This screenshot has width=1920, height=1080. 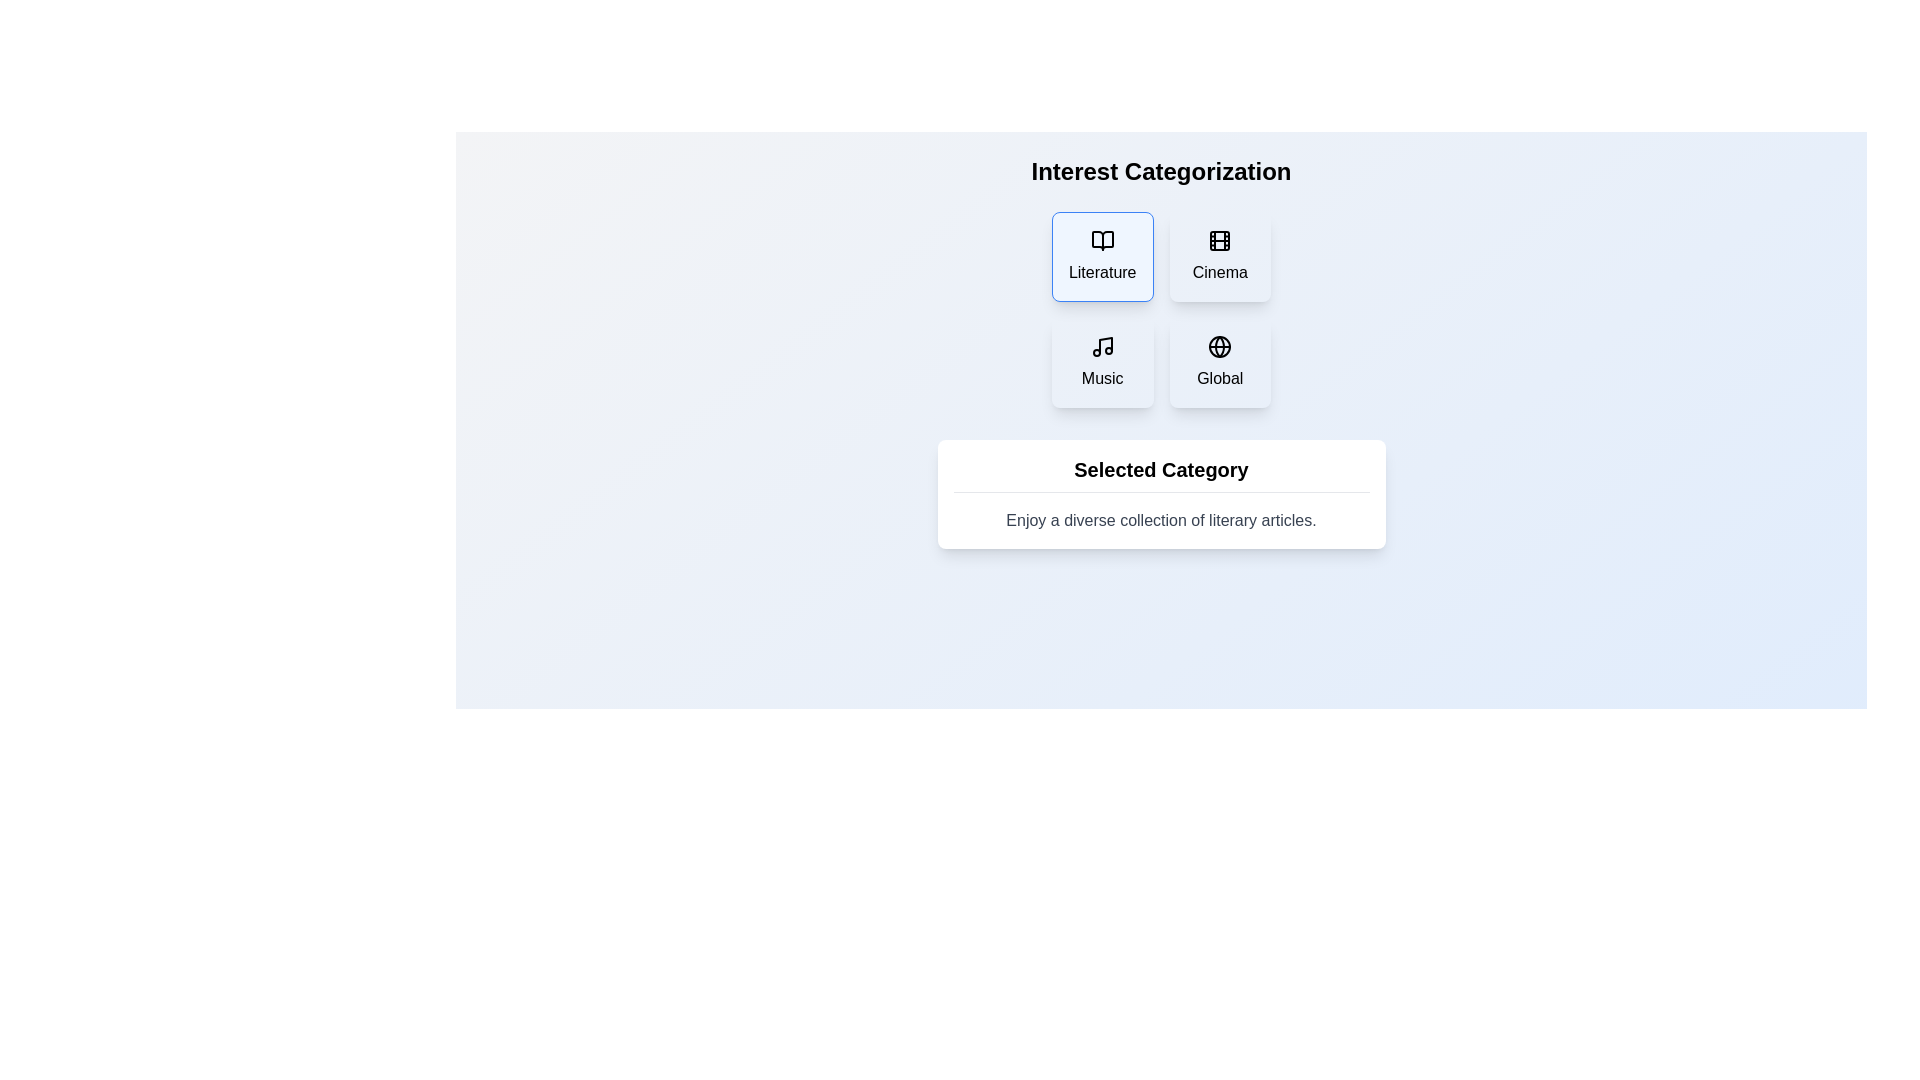 What do you see at coordinates (1101, 346) in the screenshot?
I see `the musical note icon located at the center of the 'Music' card` at bounding box center [1101, 346].